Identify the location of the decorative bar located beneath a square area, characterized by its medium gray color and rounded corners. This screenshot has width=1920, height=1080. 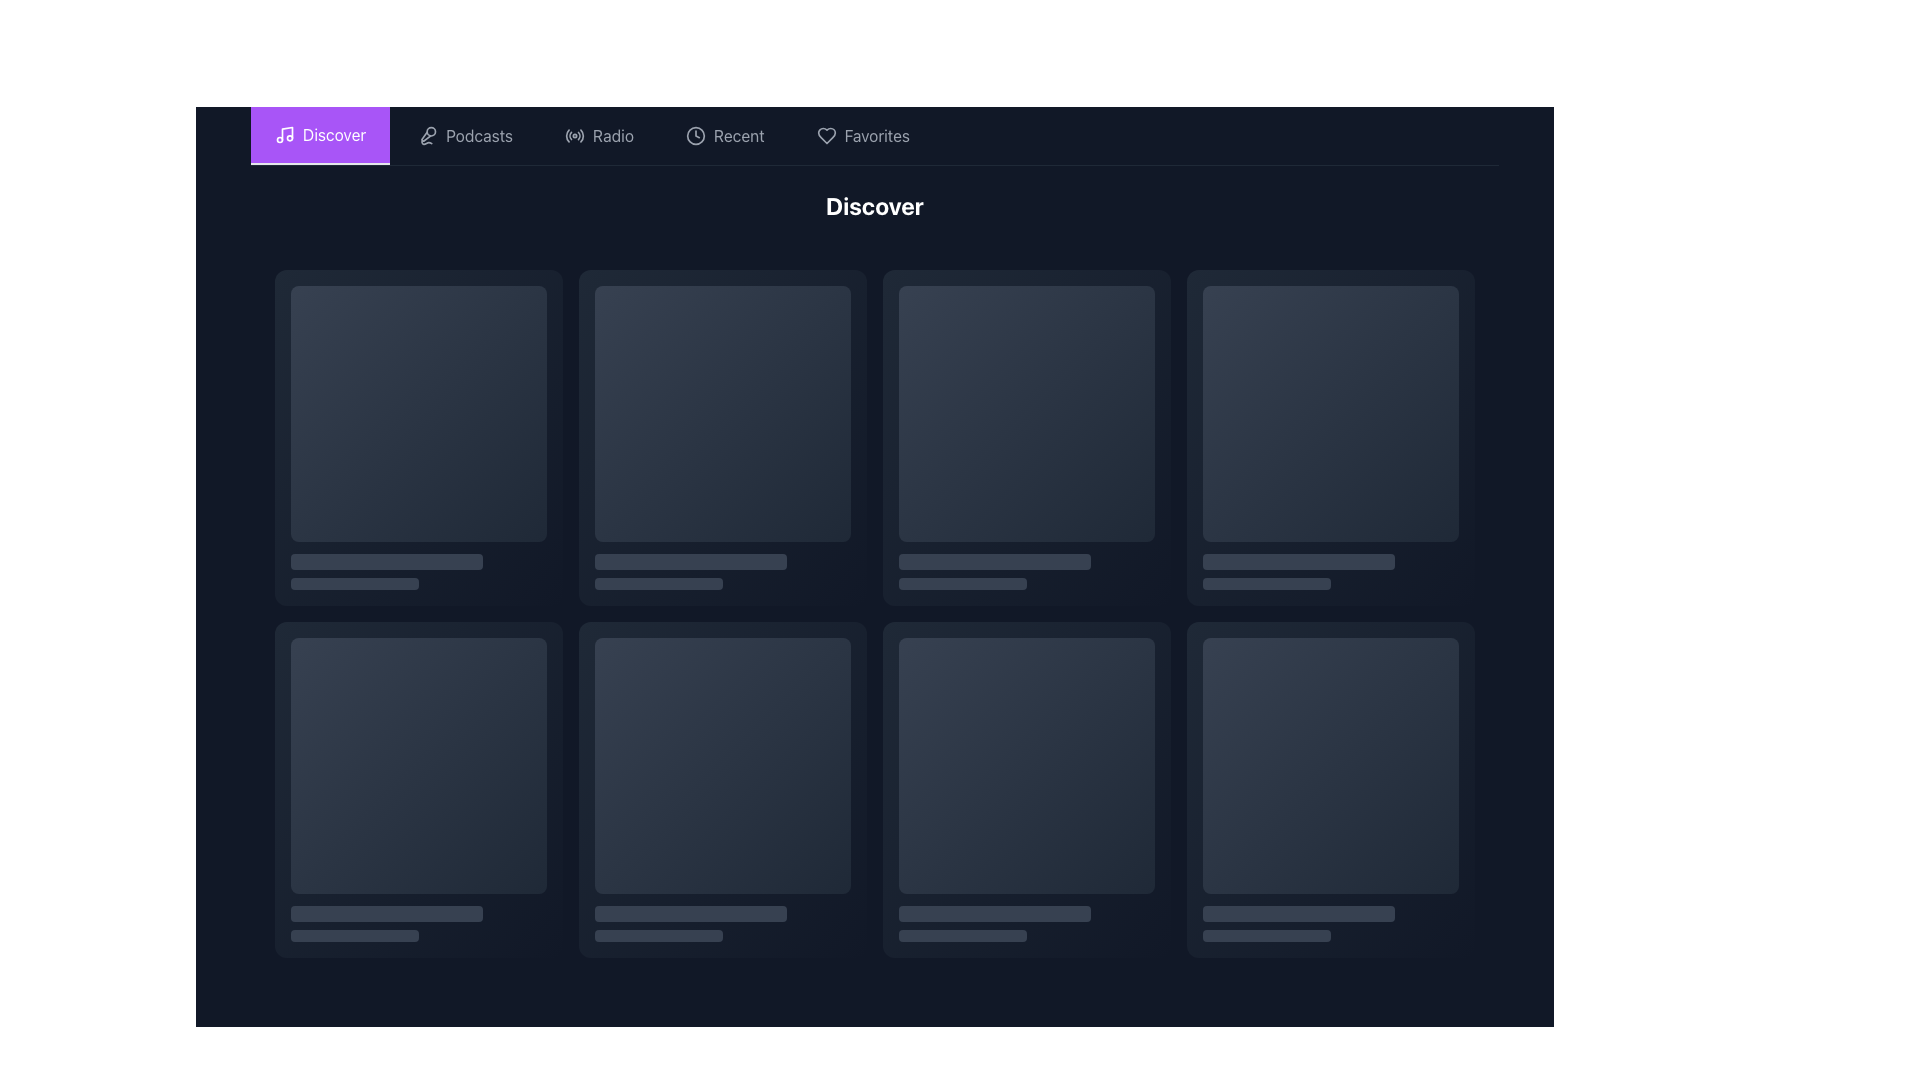
(1299, 914).